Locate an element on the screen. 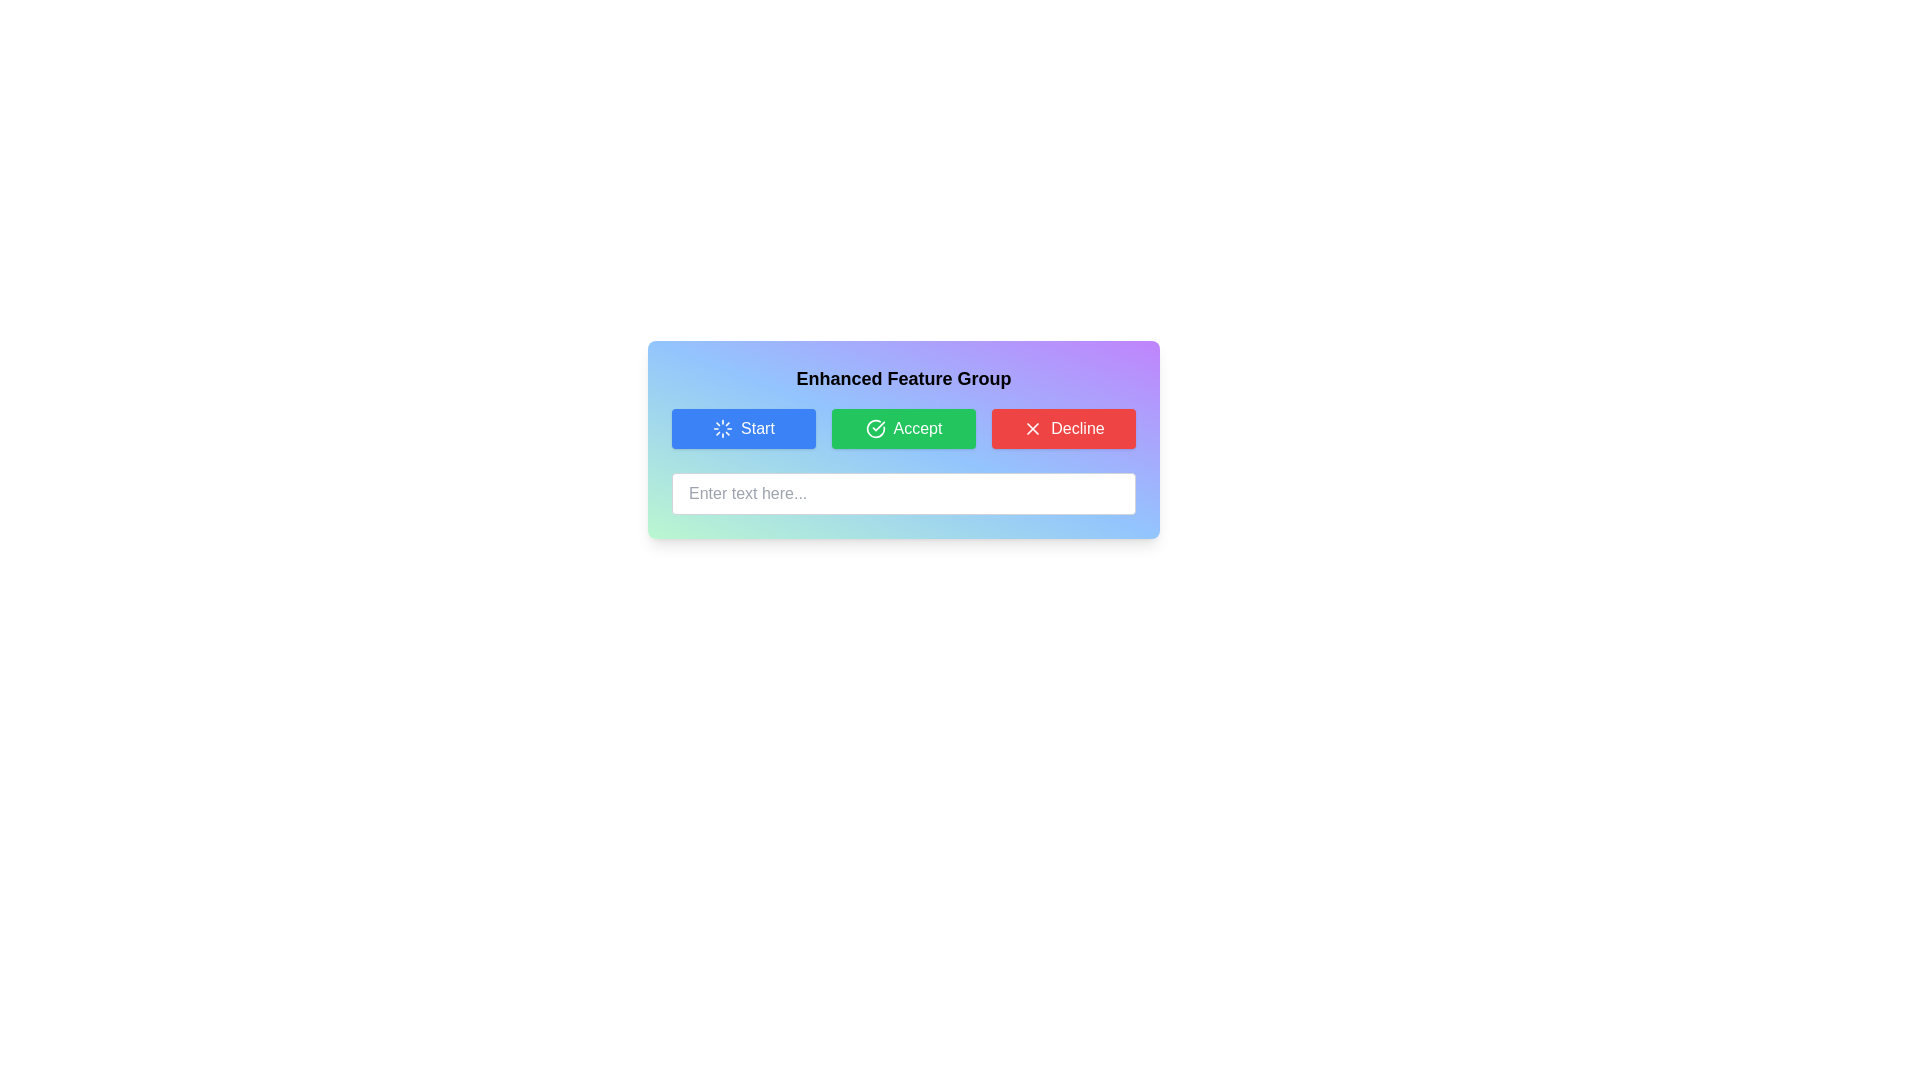 The image size is (1920, 1080). text displayed on the 'Accept' button, which has a green background and white text, located between the 'Start' and 'Decline' buttons is located at coordinates (916, 427).